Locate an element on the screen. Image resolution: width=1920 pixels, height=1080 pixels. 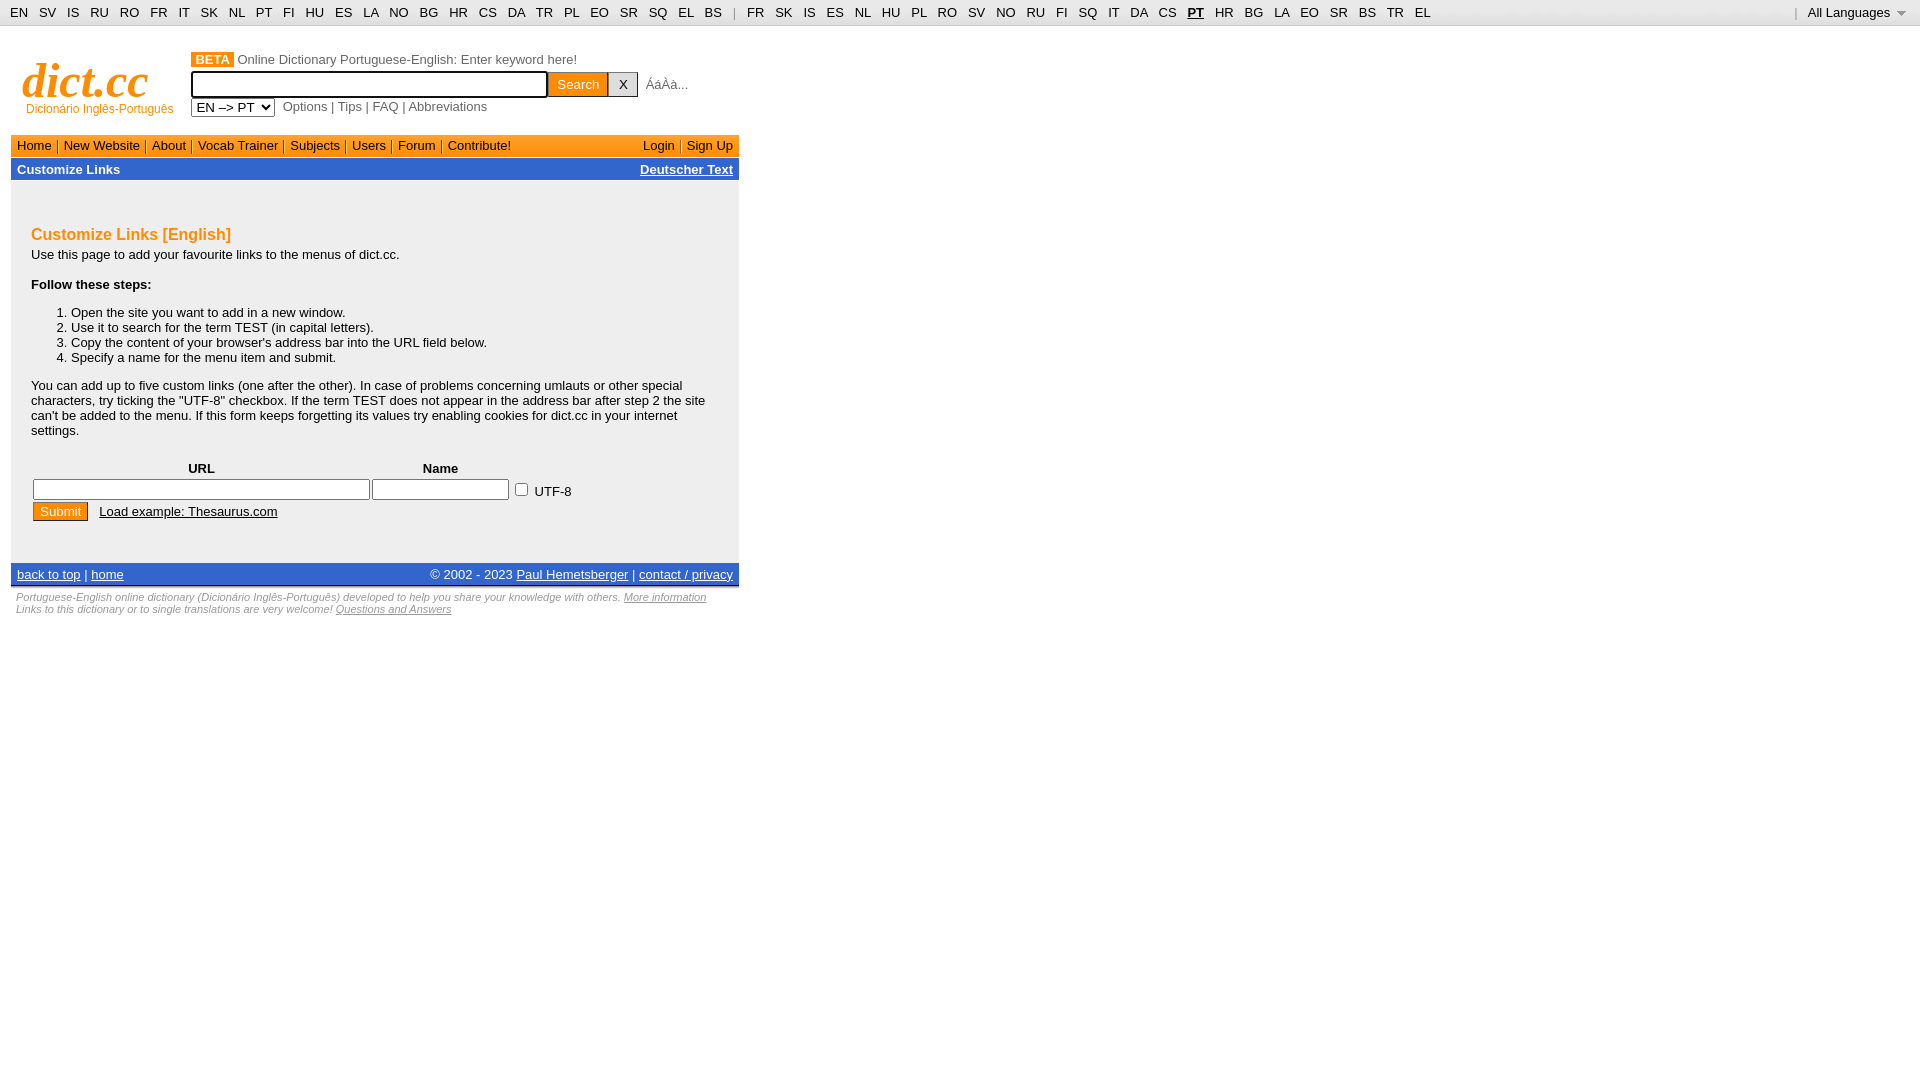
'FI' is located at coordinates (287, 12).